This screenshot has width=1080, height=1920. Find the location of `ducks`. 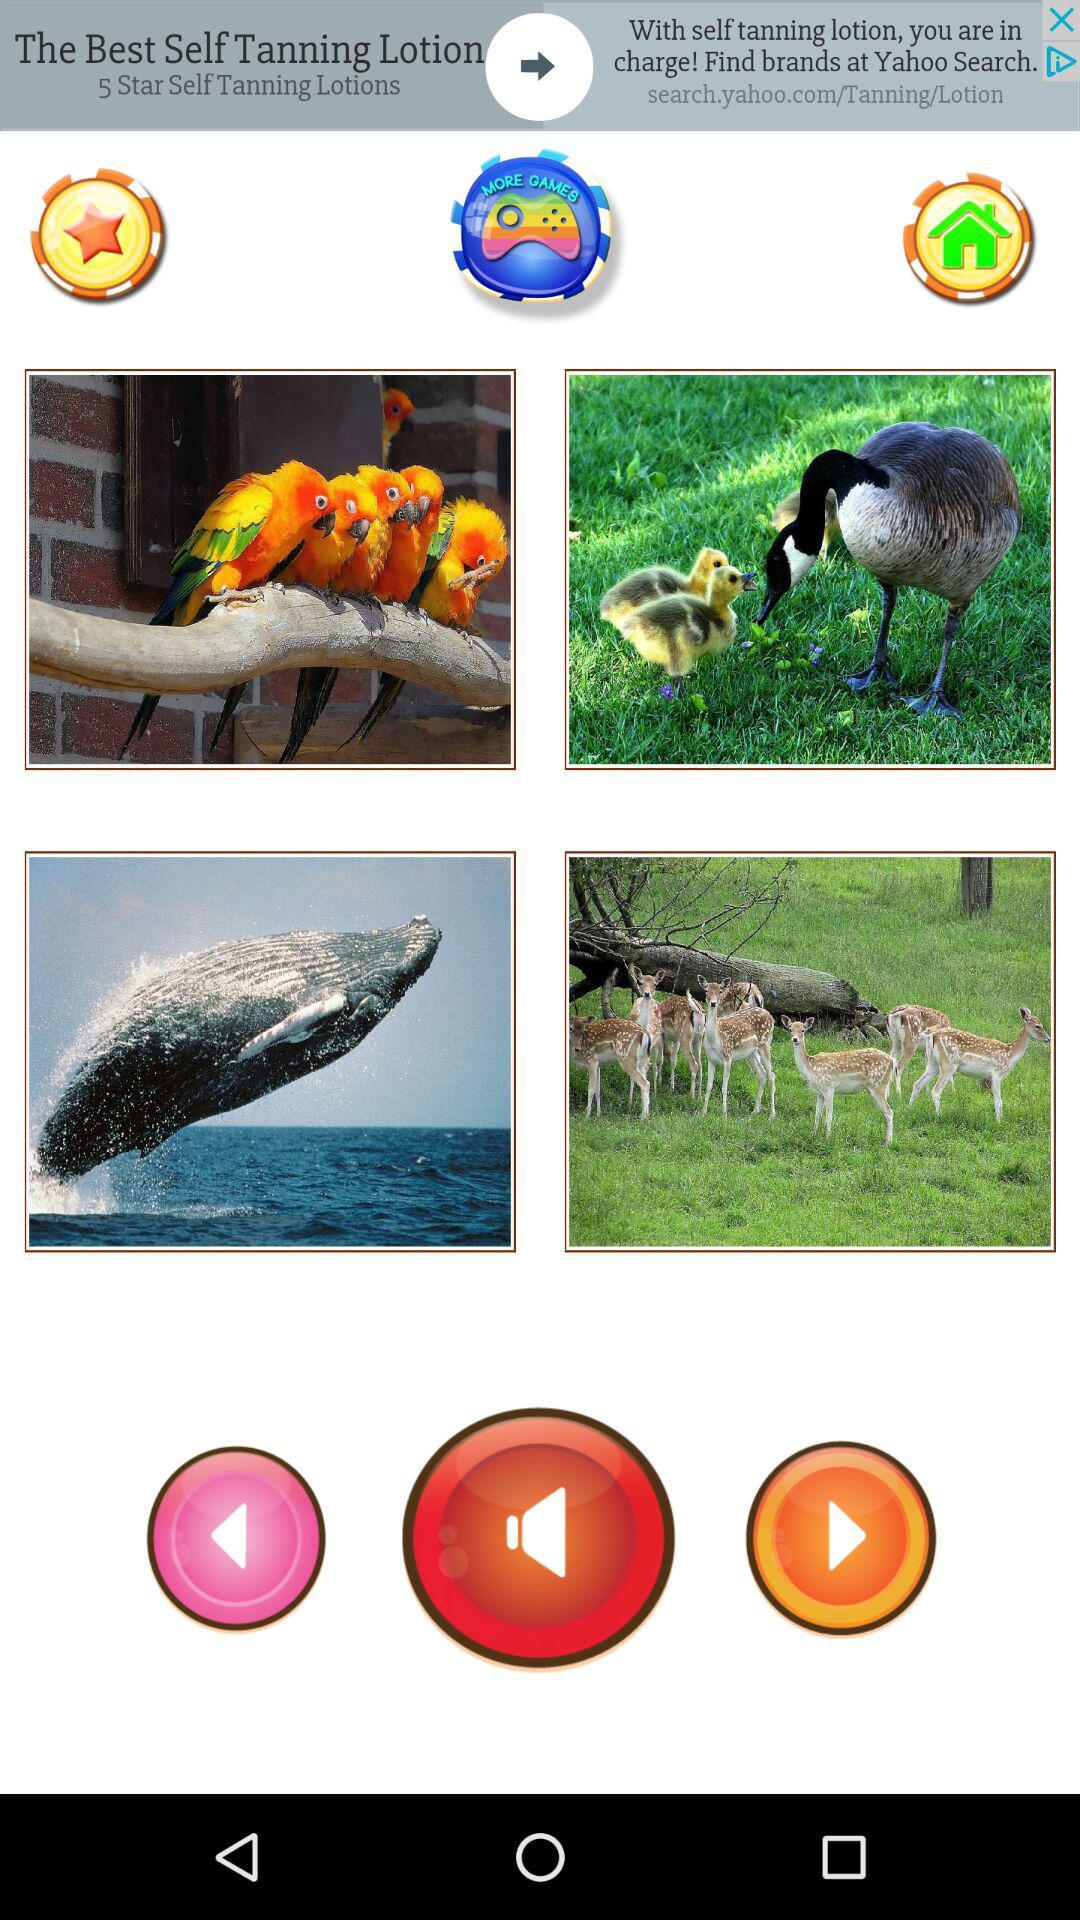

ducks is located at coordinates (810, 568).